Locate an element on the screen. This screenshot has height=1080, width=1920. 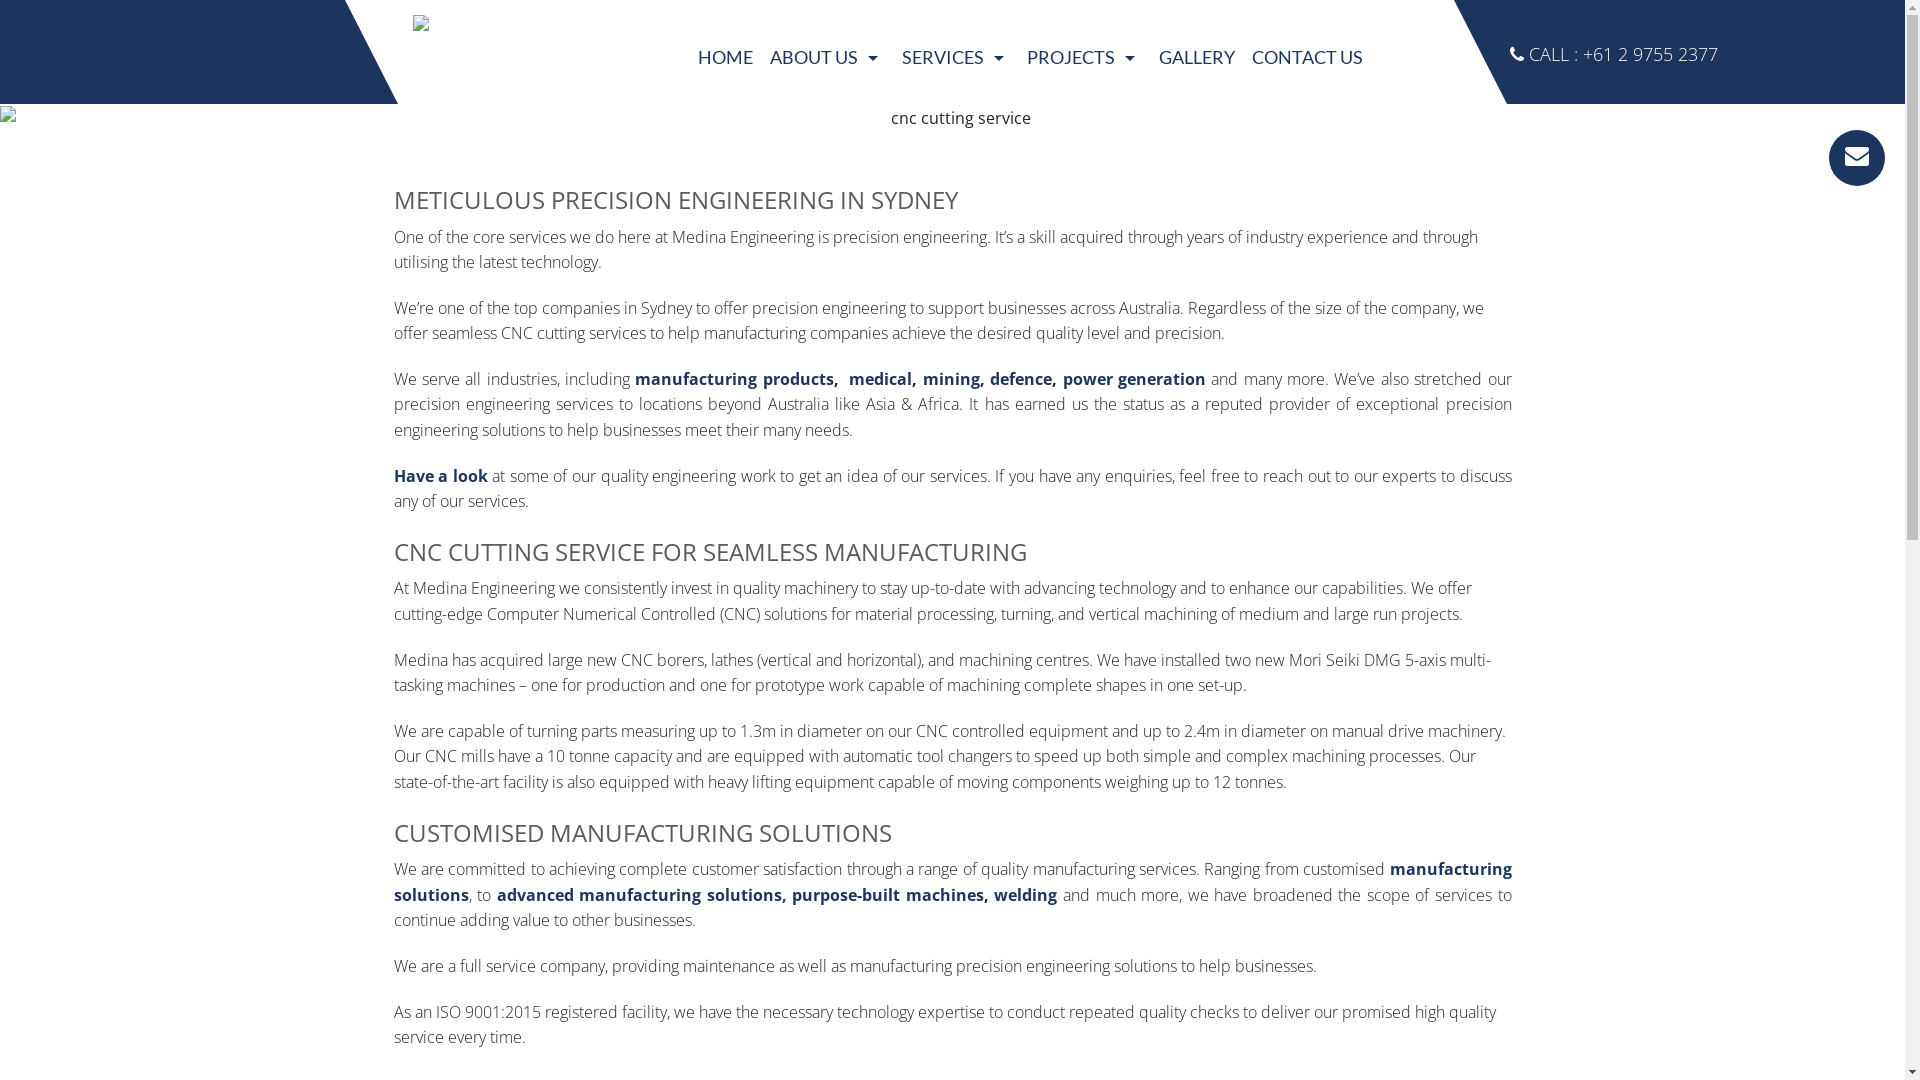
'HOME' is located at coordinates (724, 56).